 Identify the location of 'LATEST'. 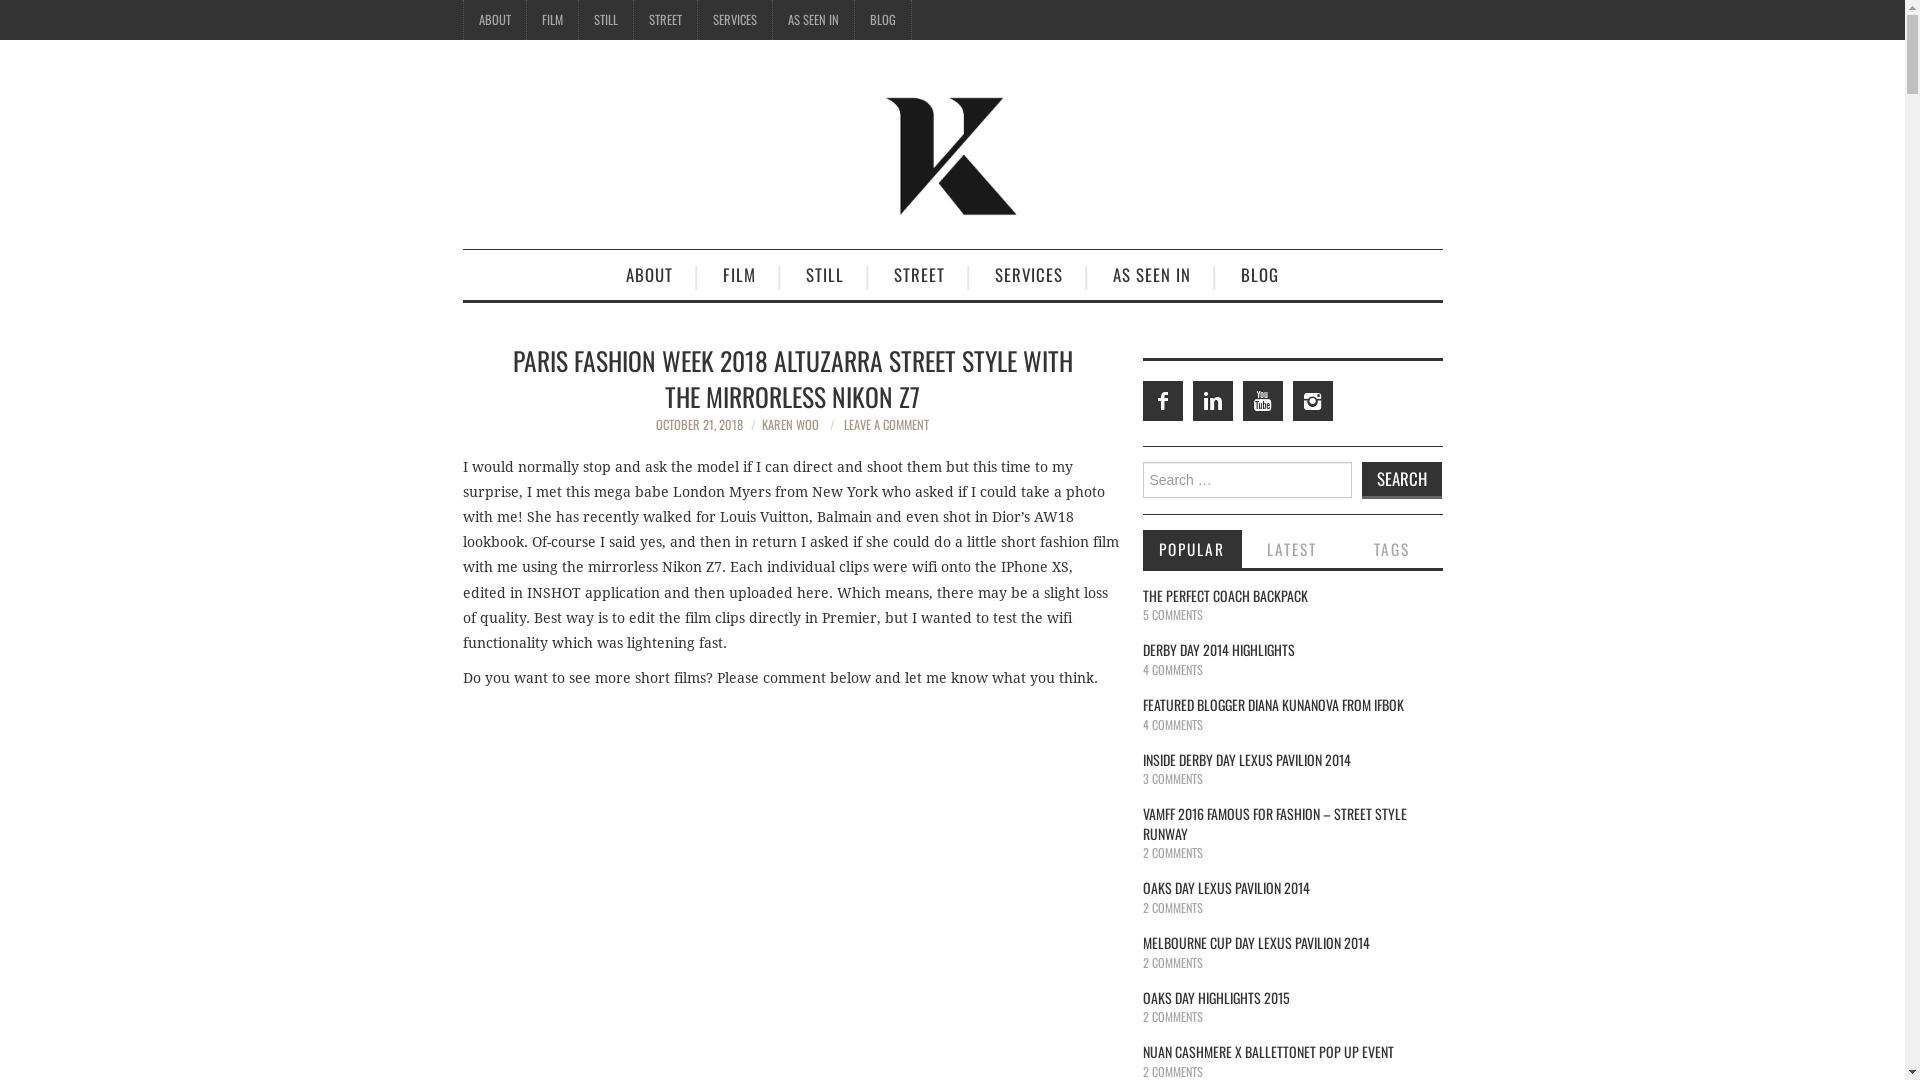
(1291, 548).